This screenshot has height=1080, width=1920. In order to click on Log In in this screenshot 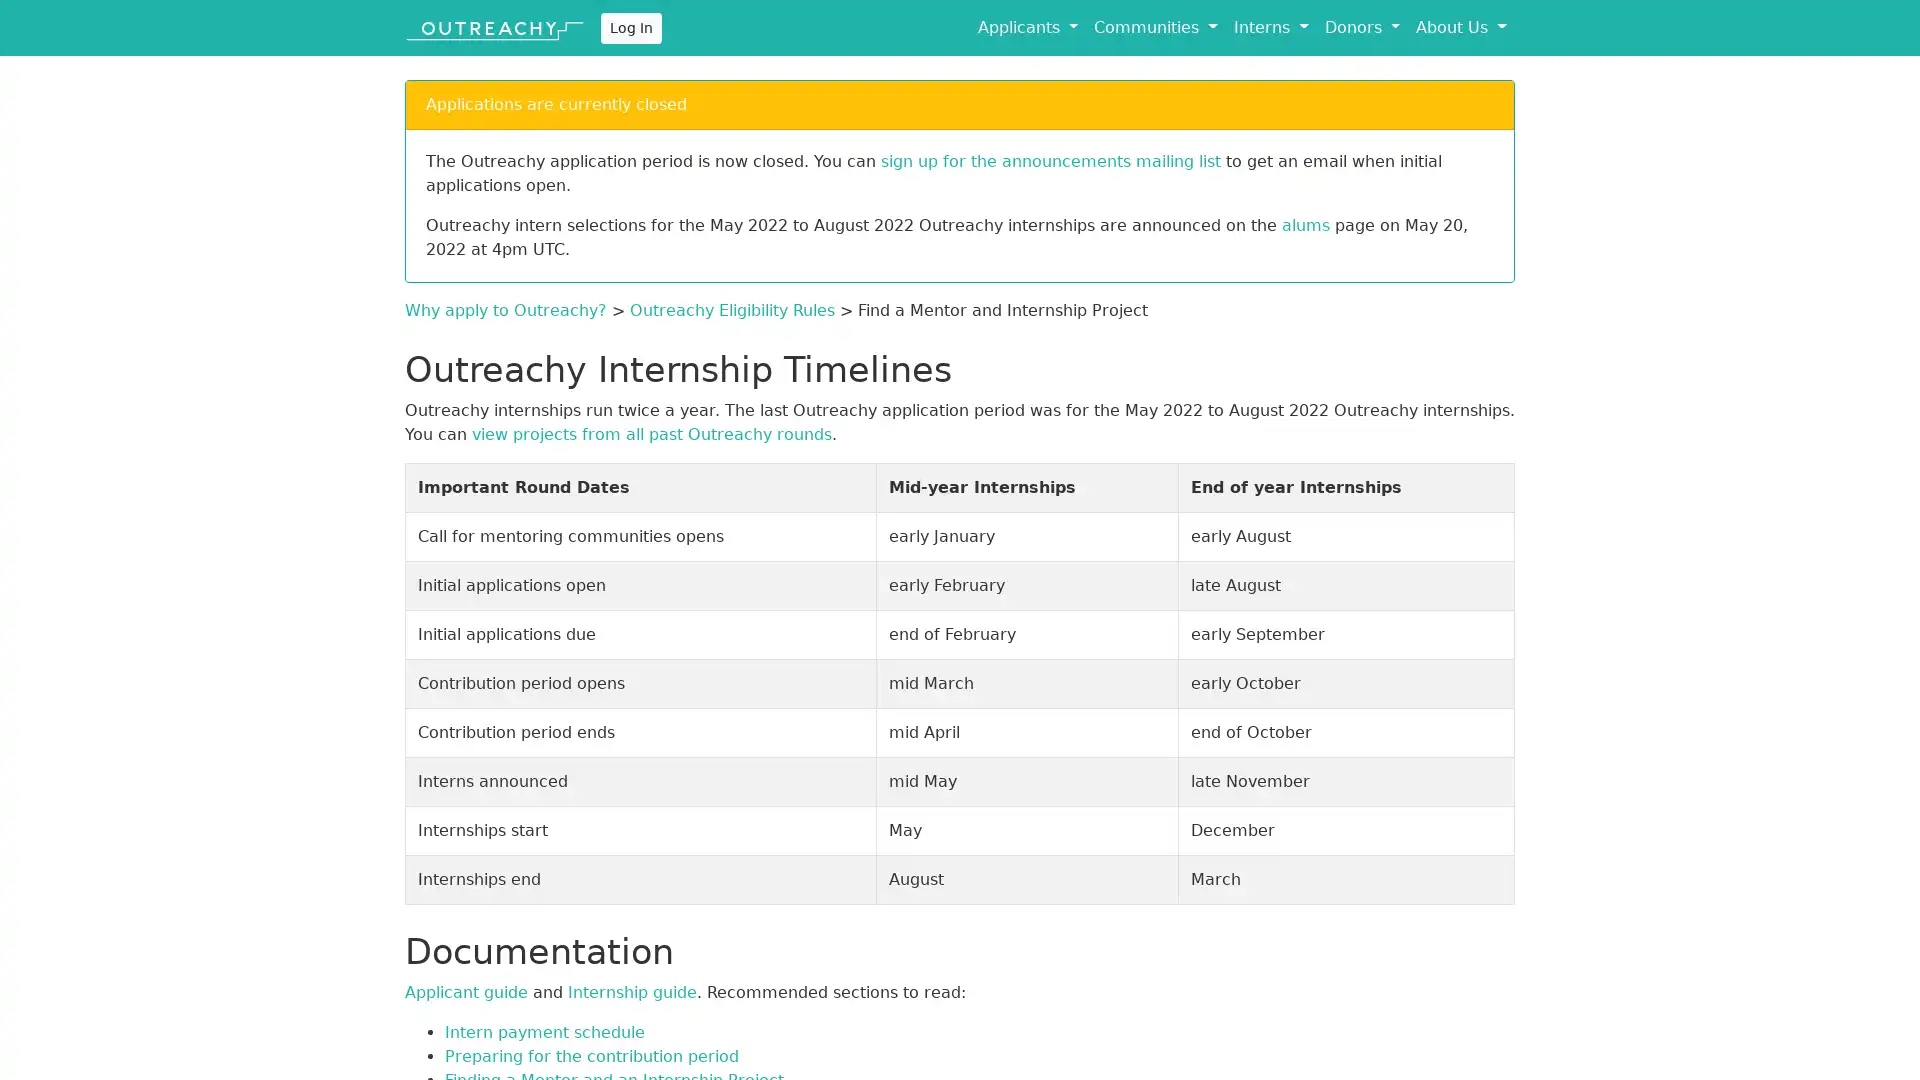, I will do `click(630, 27)`.